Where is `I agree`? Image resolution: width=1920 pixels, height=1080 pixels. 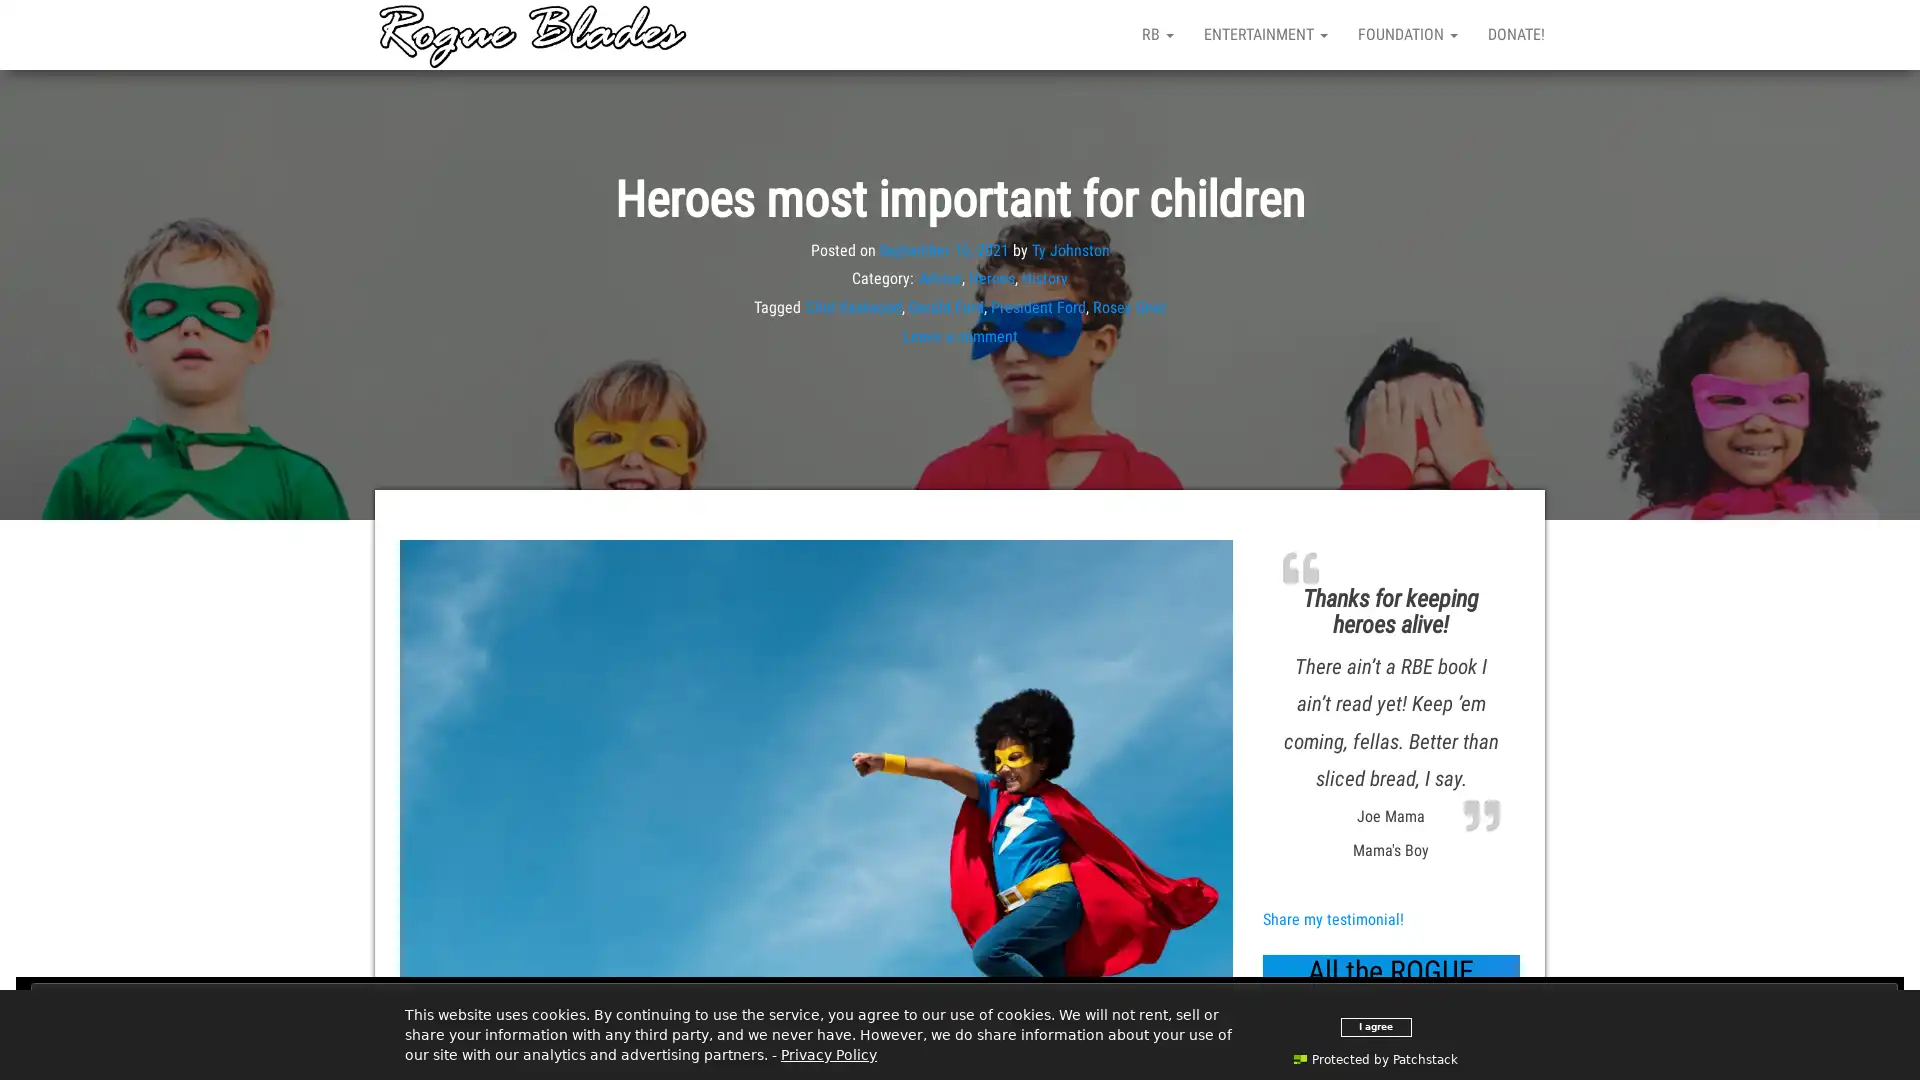
I agree is located at coordinates (1374, 1026).